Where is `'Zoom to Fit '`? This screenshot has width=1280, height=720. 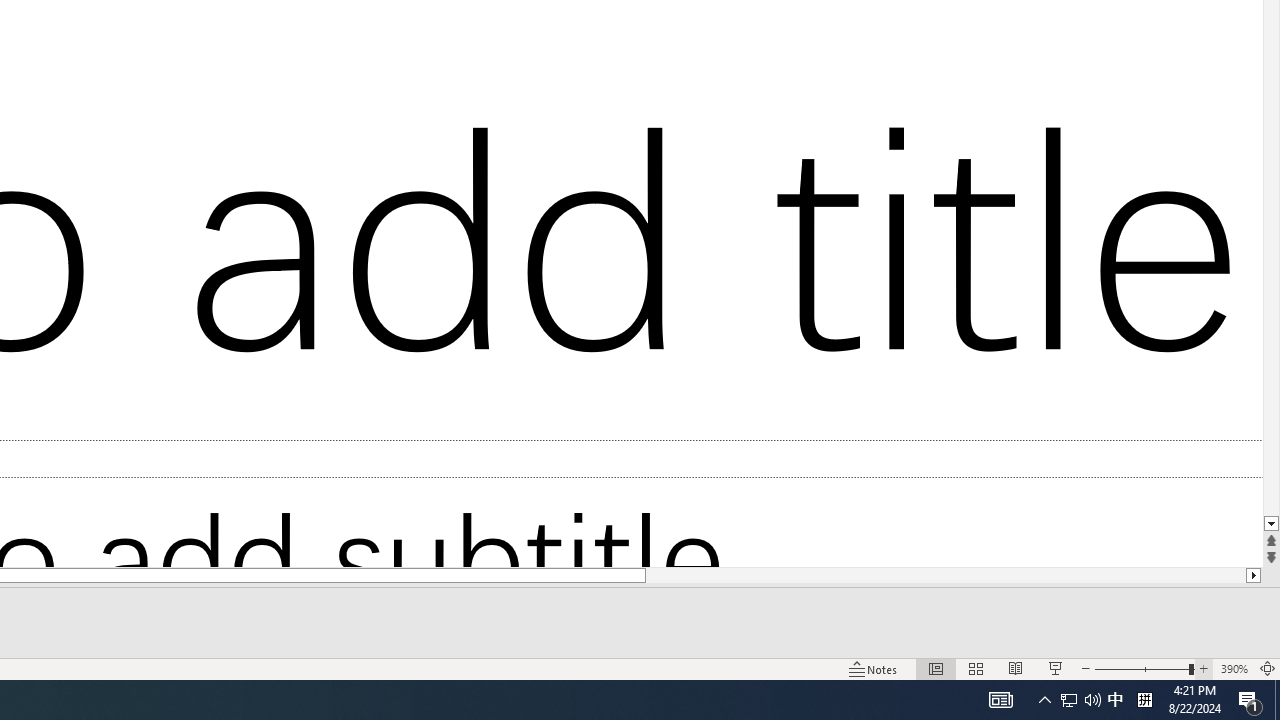
'Zoom to Fit ' is located at coordinates (1266, 669).